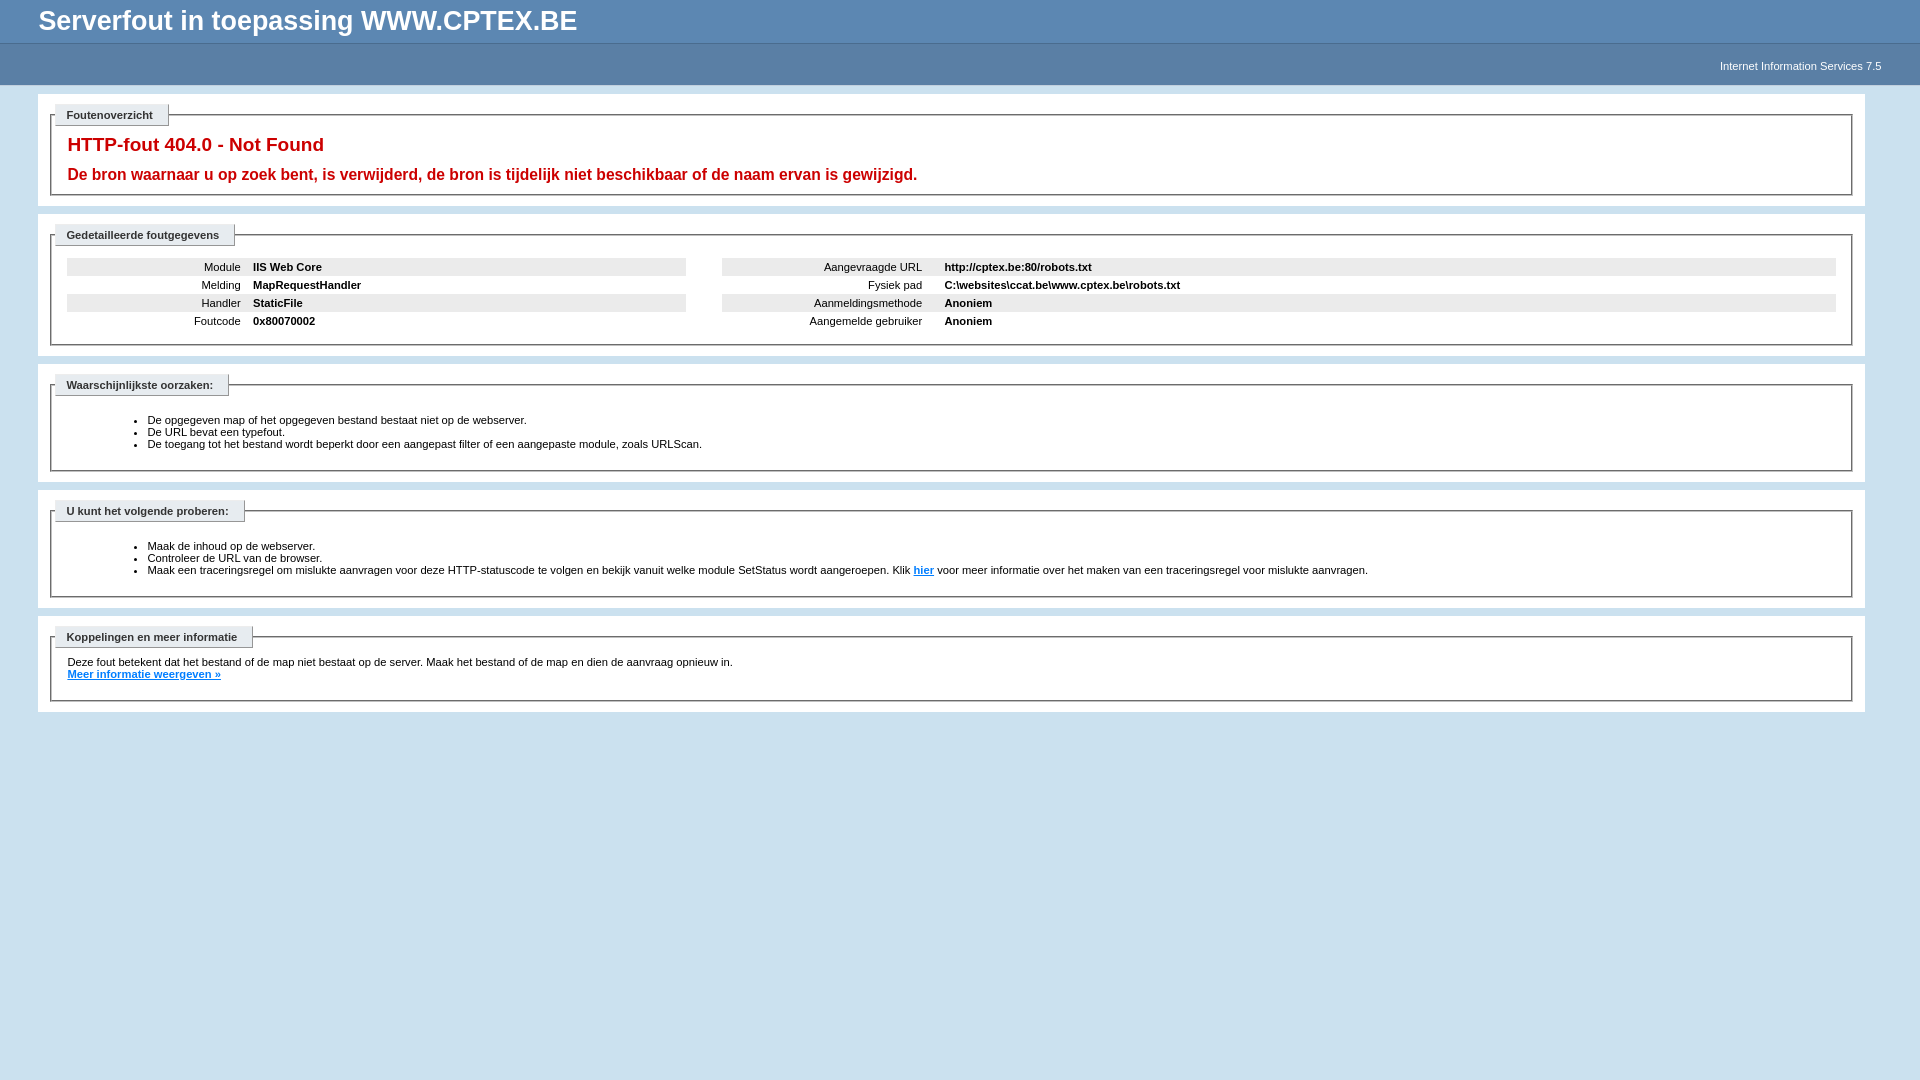  I want to click on 'hier', so click(912, 570).